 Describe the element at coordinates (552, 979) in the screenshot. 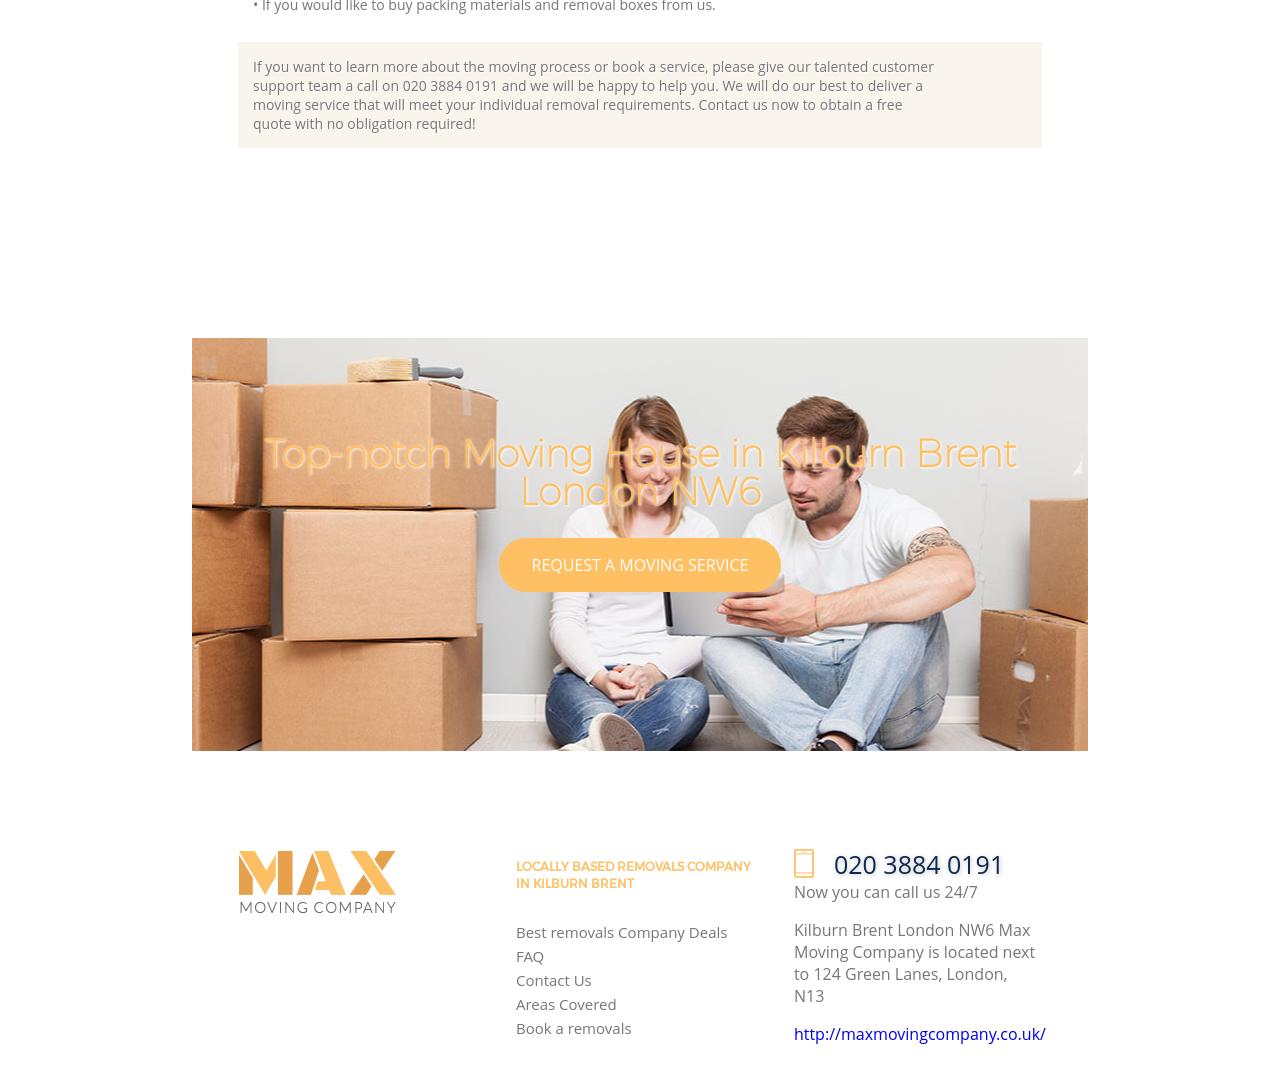

I see `'Contact Us'` at that location.